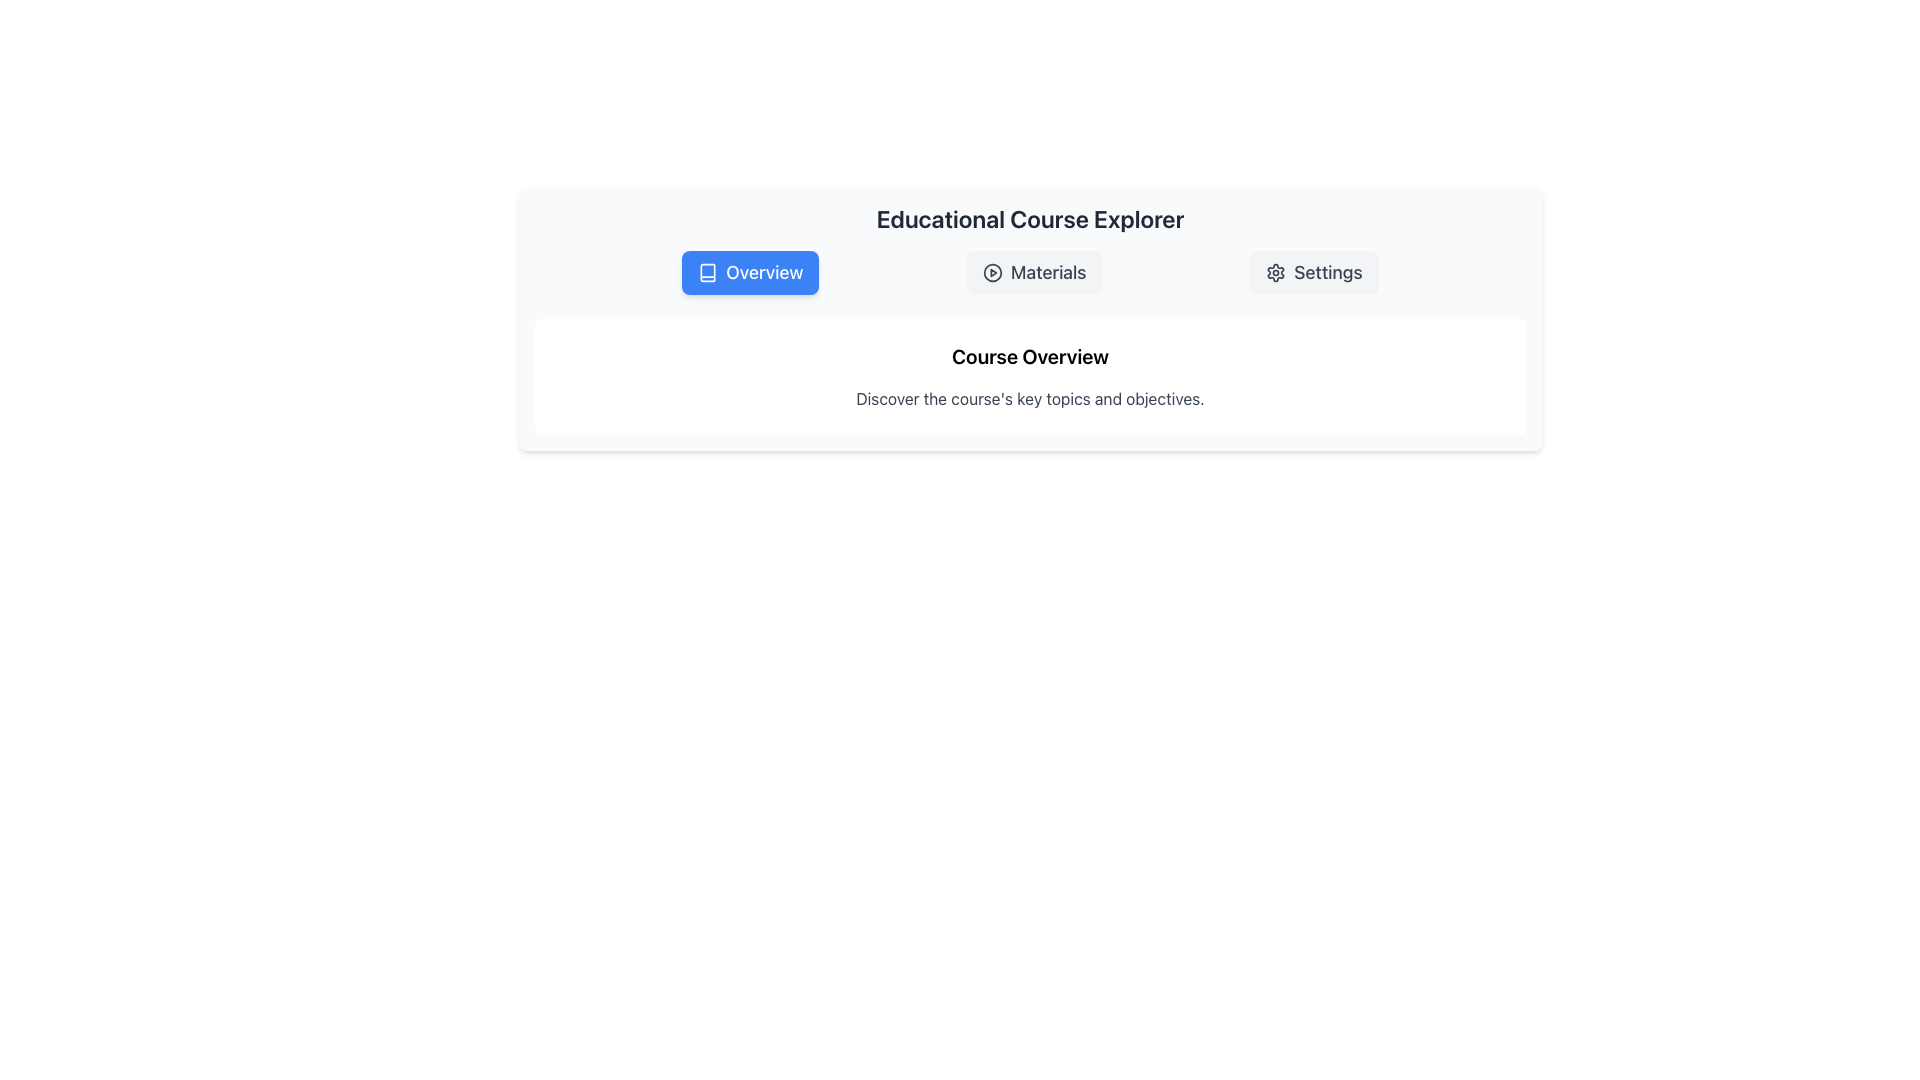 Image resolution: width=1920 pixels, height=1080 pixels. I want to click on the 'Settings' static text label, which is styled in a clean sans-serif font and located to the right of a gear icon in the navigation options at the top-right corner of the UI, so click(1328, 273).